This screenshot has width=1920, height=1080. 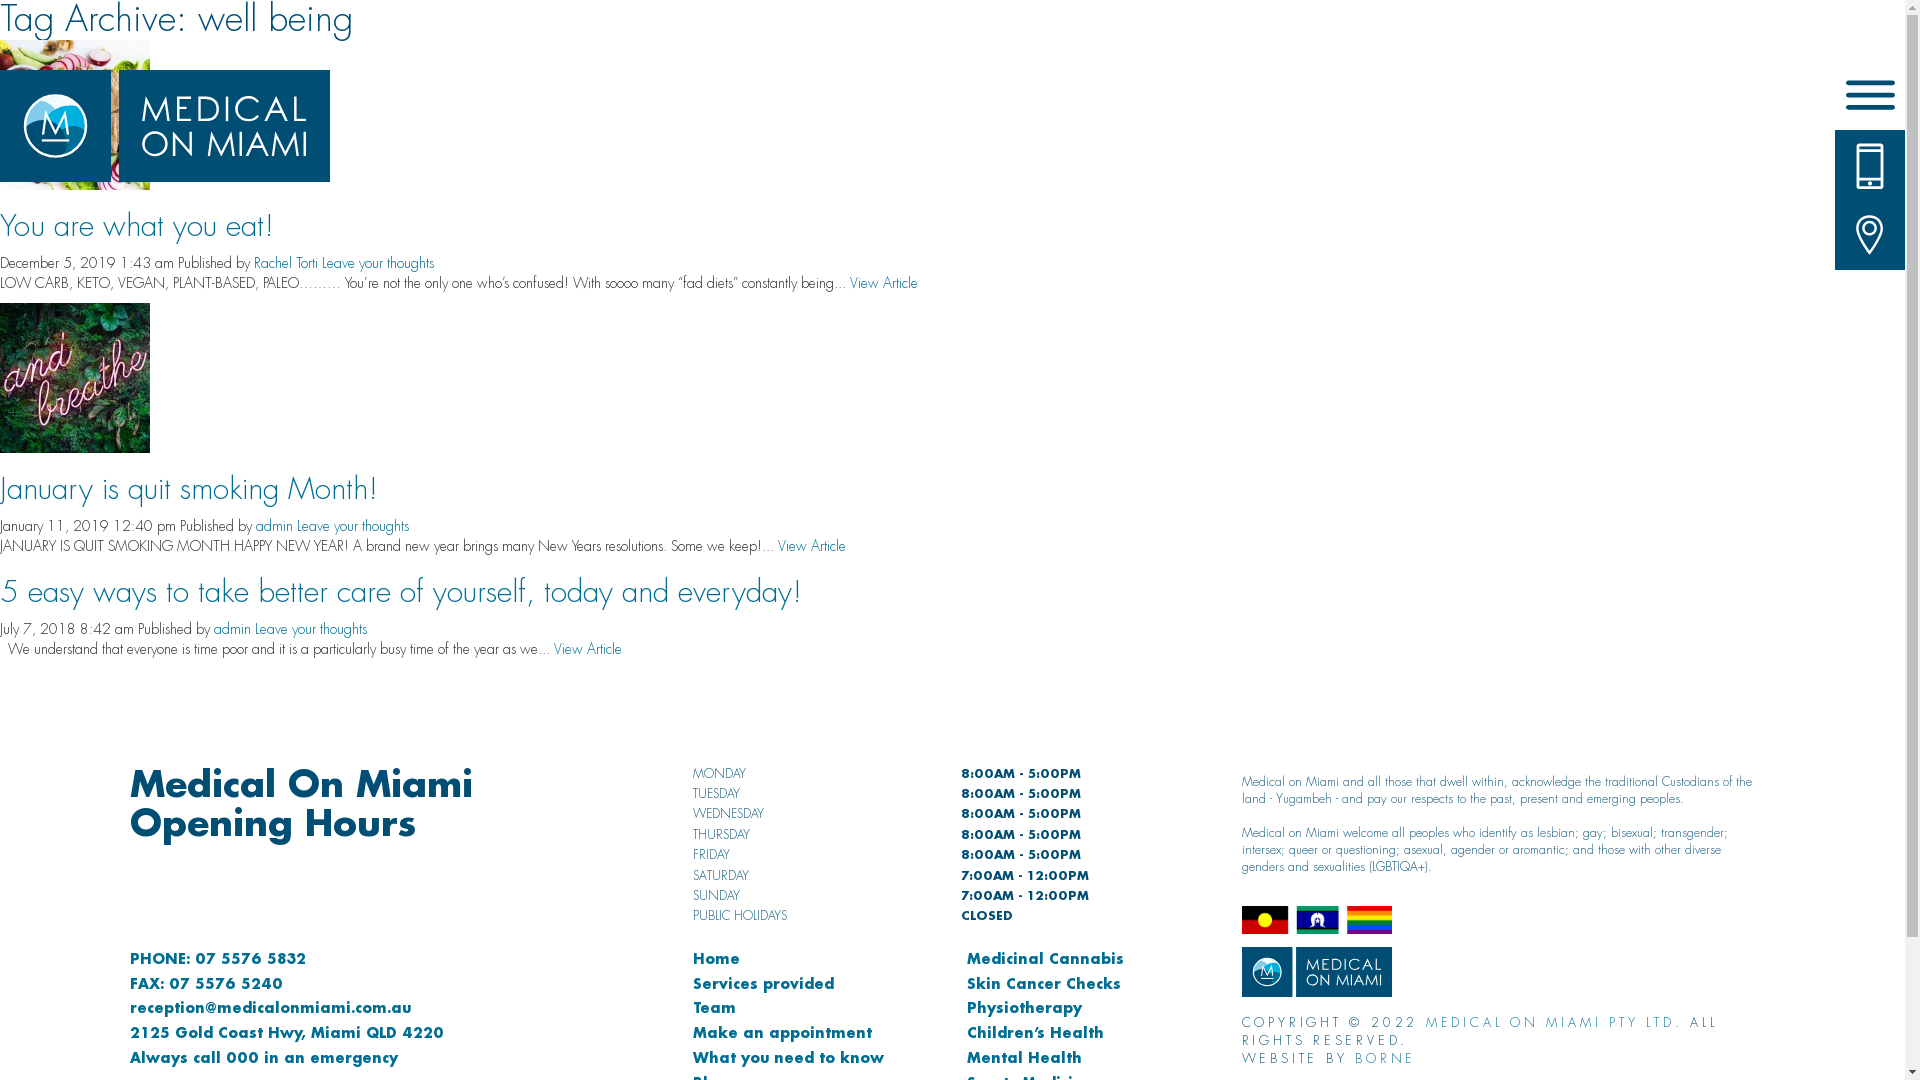 What do you see at coordinates (206, 982) in the screenshot?
I see `'FAX: 07 5576 5240'` at bounding box center [206, 982].